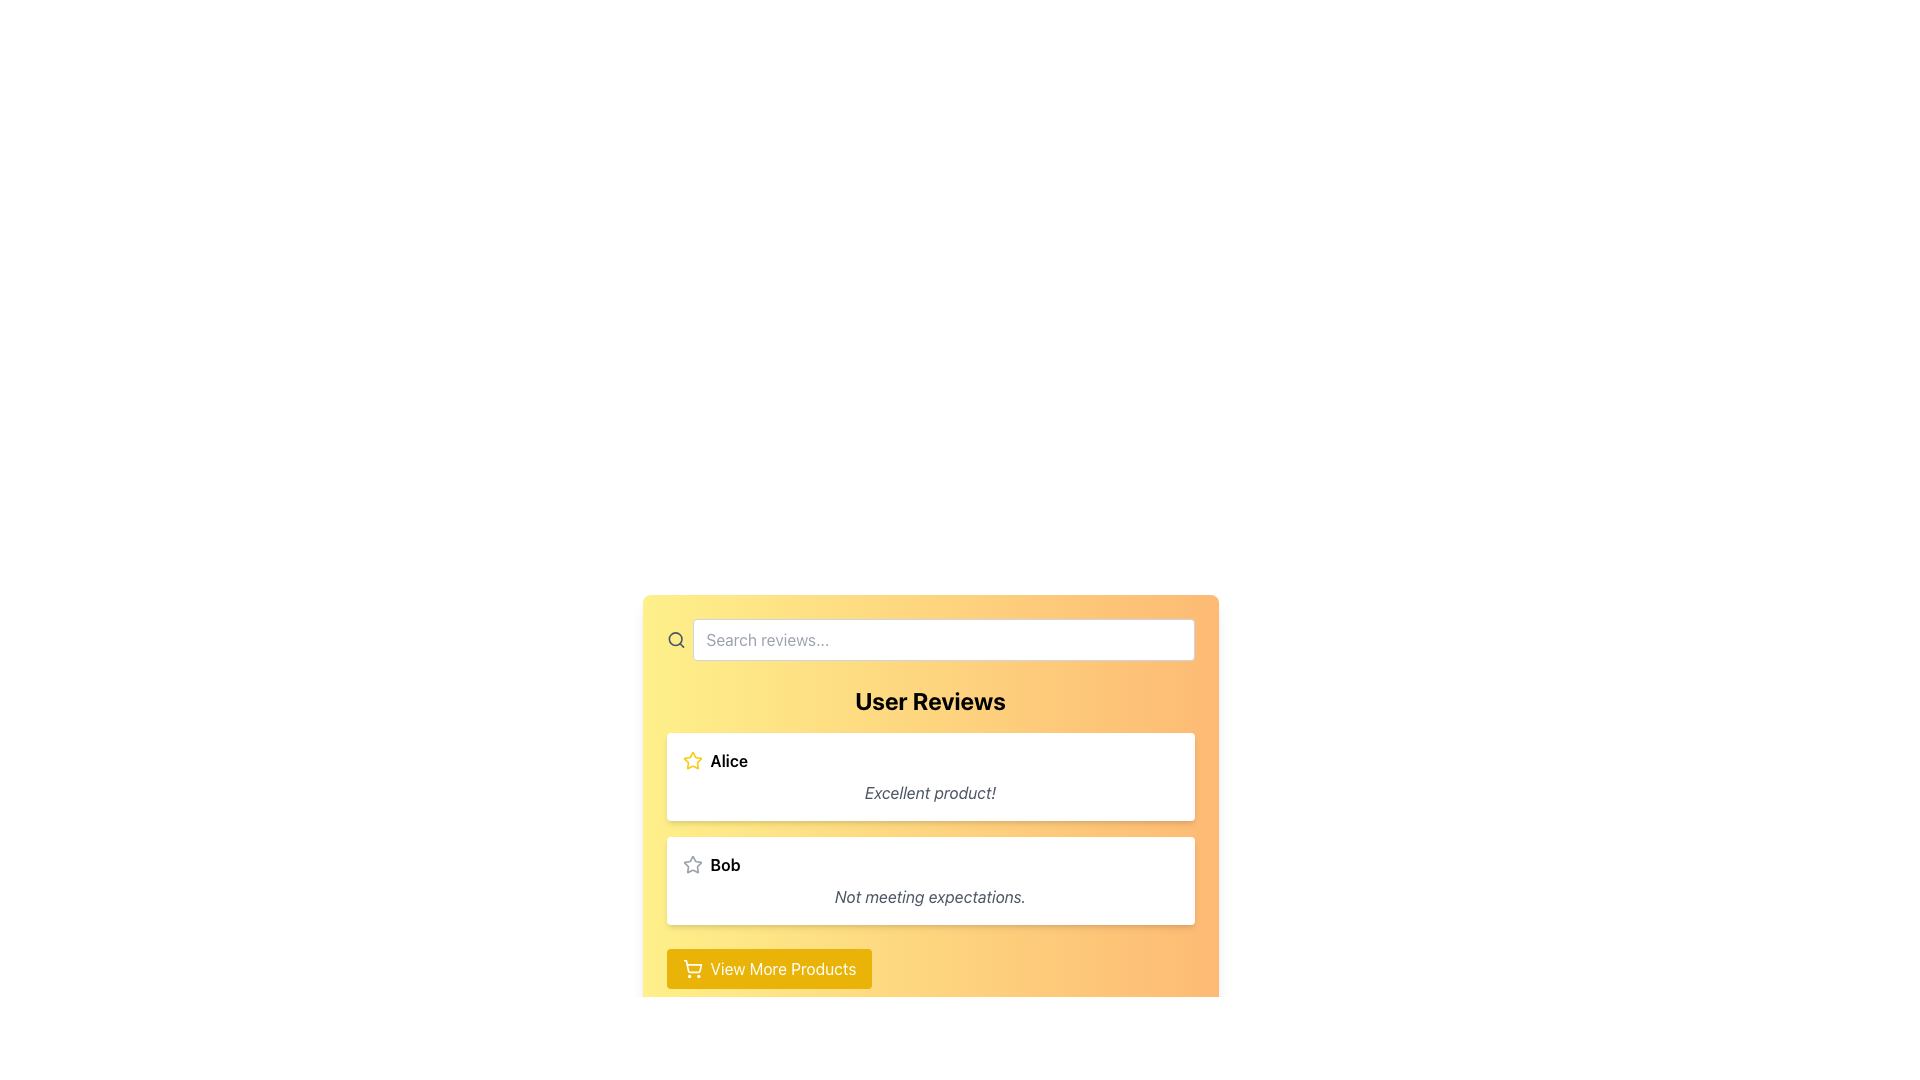 Image resolution: width=1920 pixels, height=1080 pixels. What do you see at coordinates (724, 863) in the screenshot?
I see `the second user name in the 'User Reviews' section, which identifies the person leaving the review, located below 'Alice' and next to a star icon` at bounding box center [724, 863].